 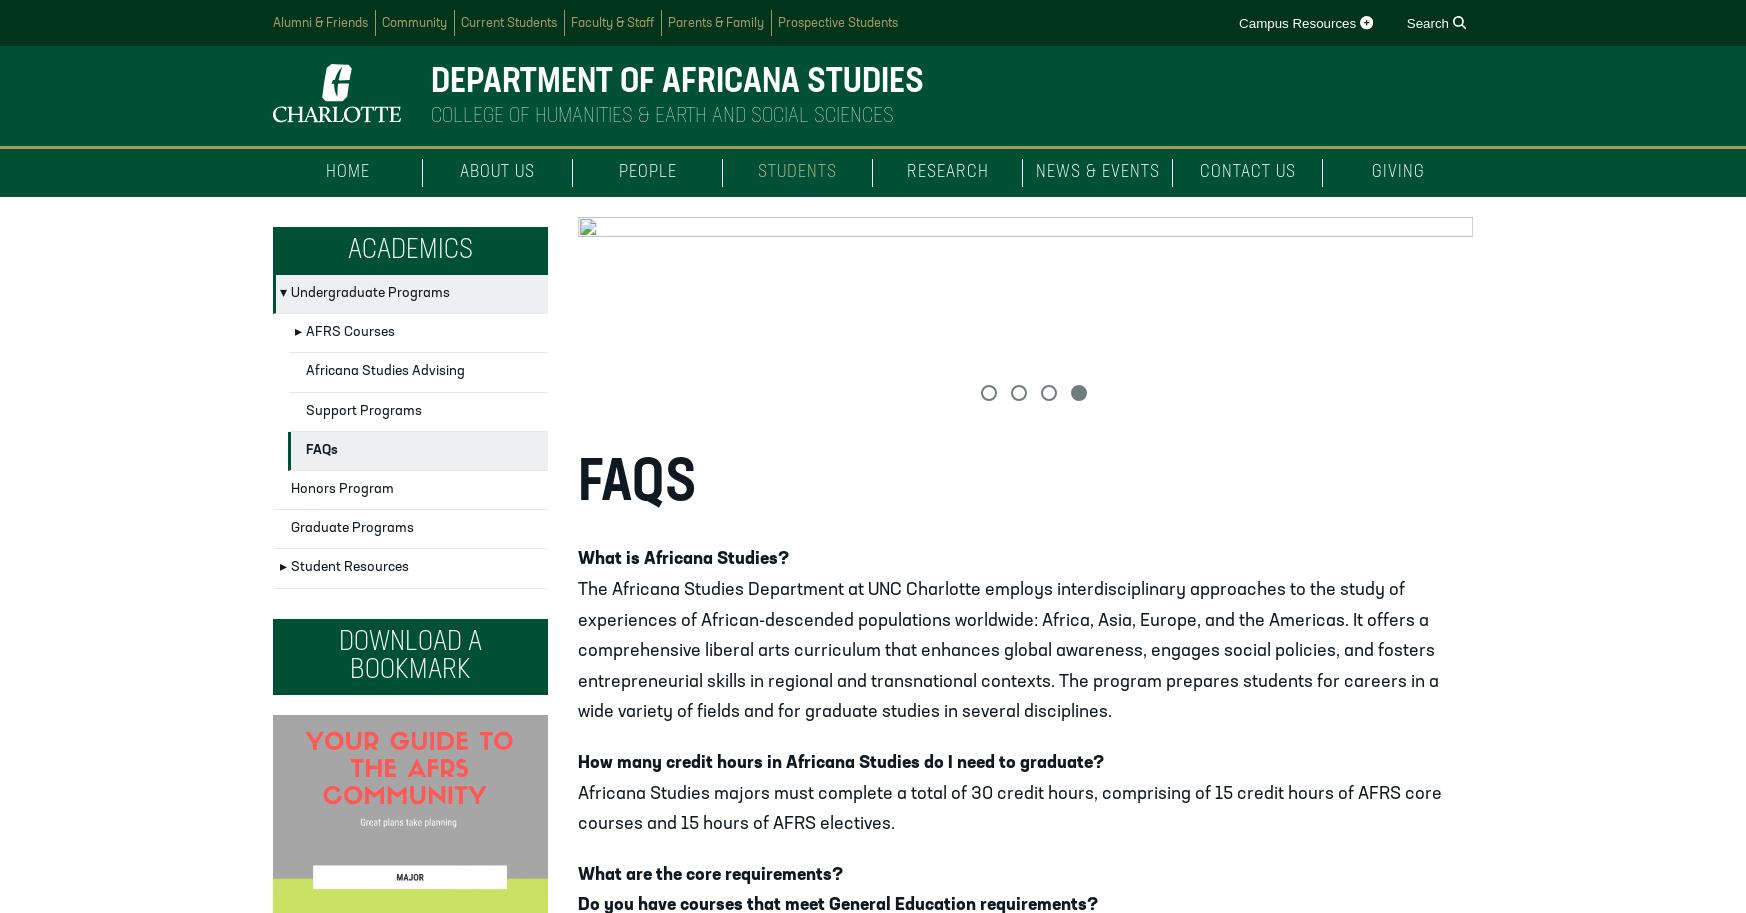 What do you see at coordinates (946, 172) in the screenshot?
I see `'Research'` at bounding box center [946, 172].